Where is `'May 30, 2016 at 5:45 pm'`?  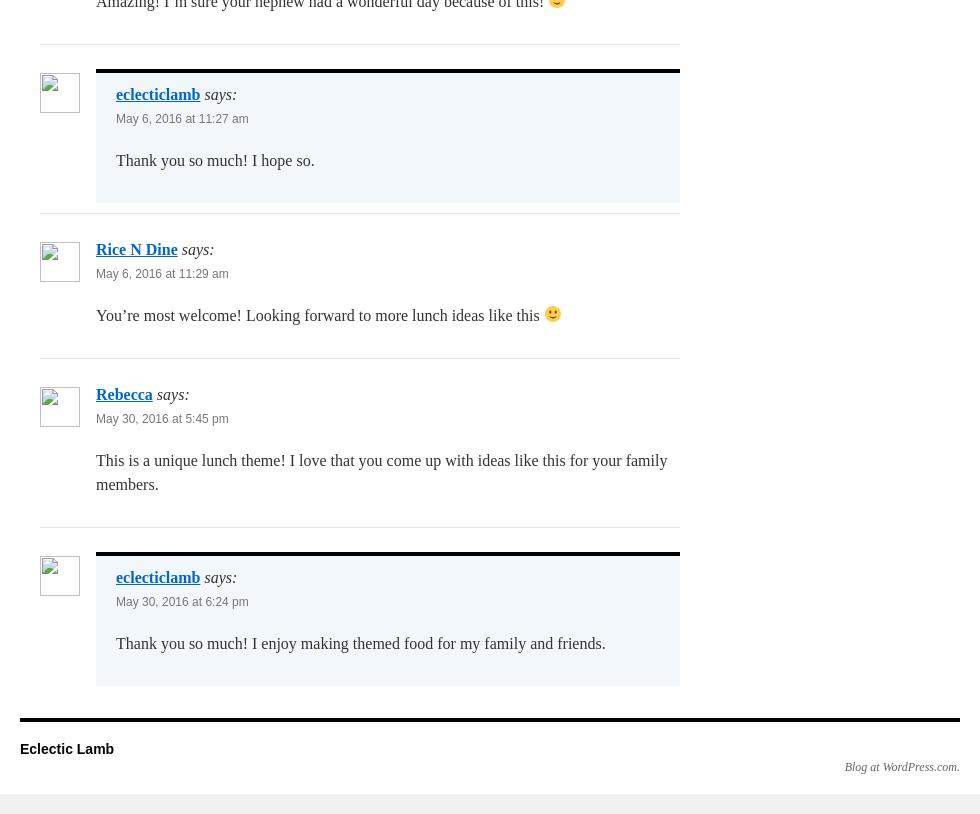
'May 30, 2016 at 5:45 pm' is located at coordinates (161, 416).